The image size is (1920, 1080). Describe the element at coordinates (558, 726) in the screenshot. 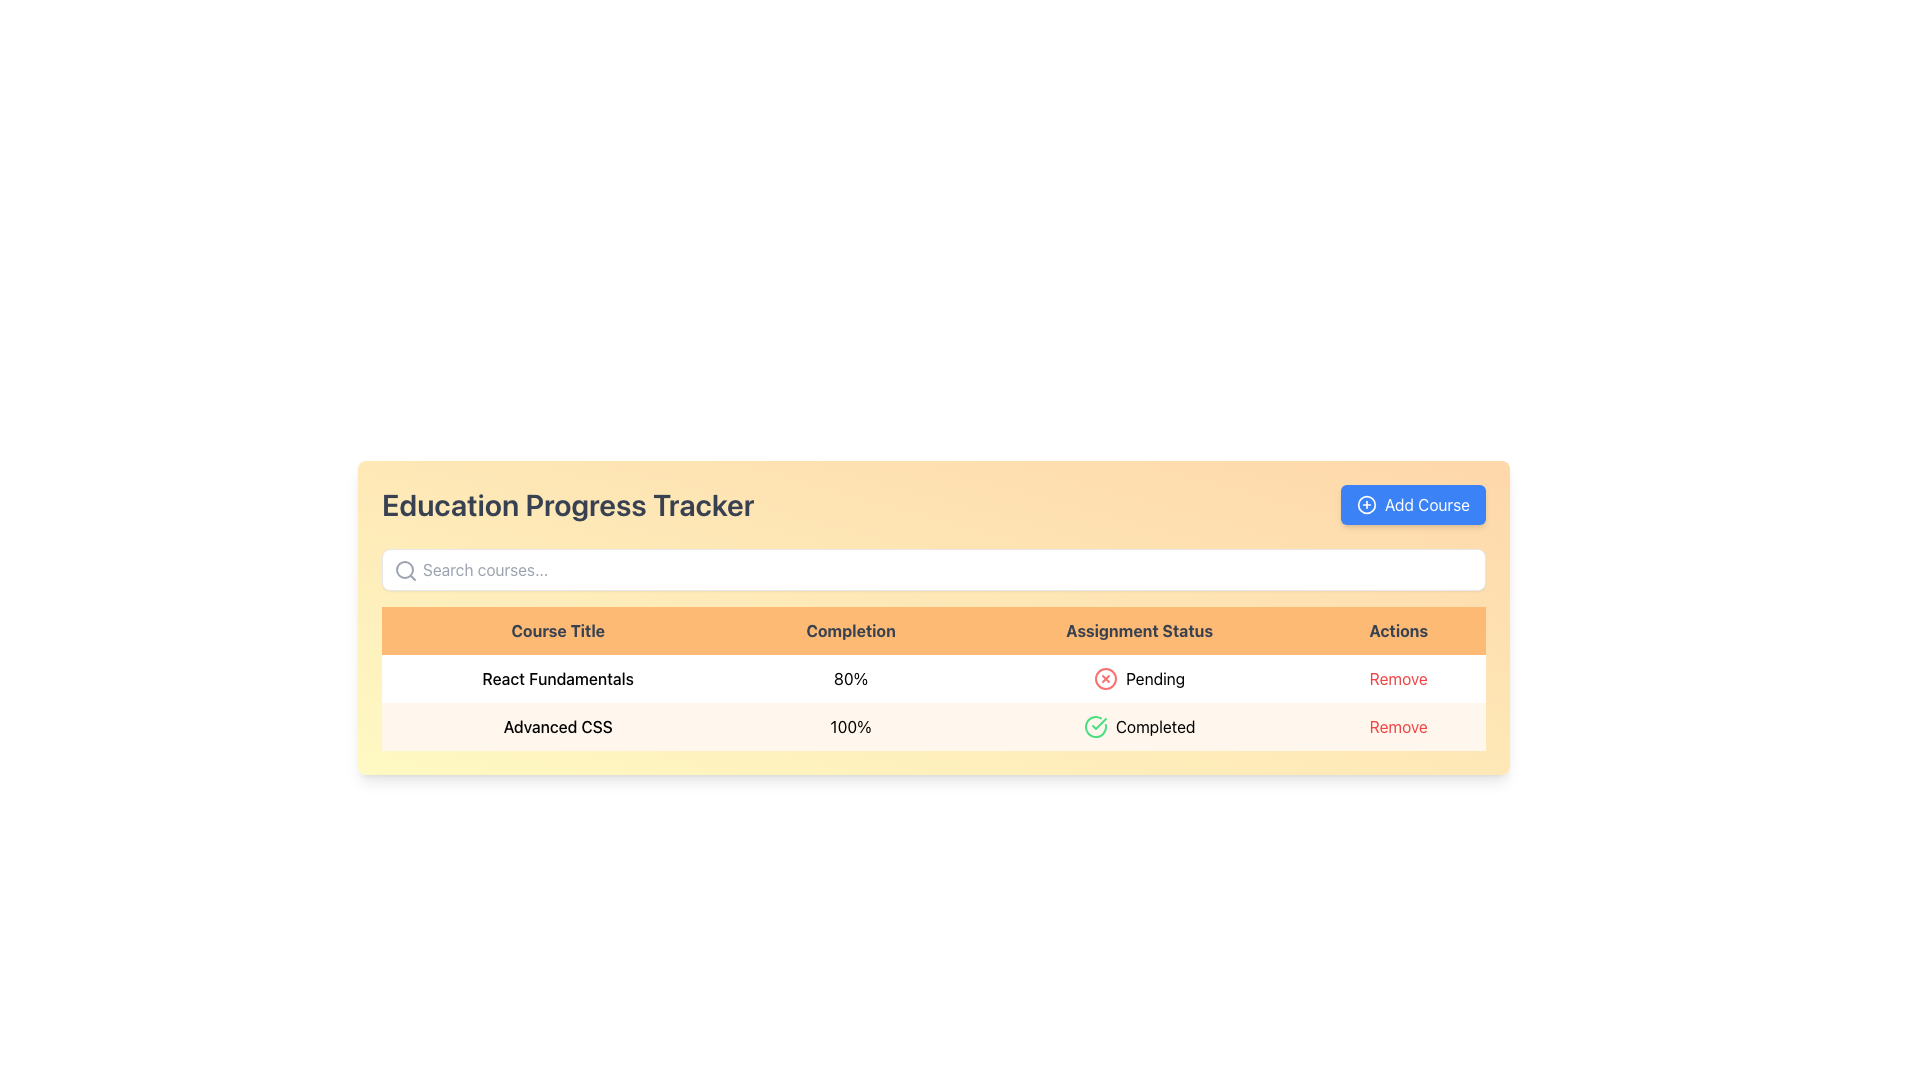

I see `the 'Advanced CSS' text label in the course tracker interface, which is located in the second row under the 'Course Title' column` at that location.